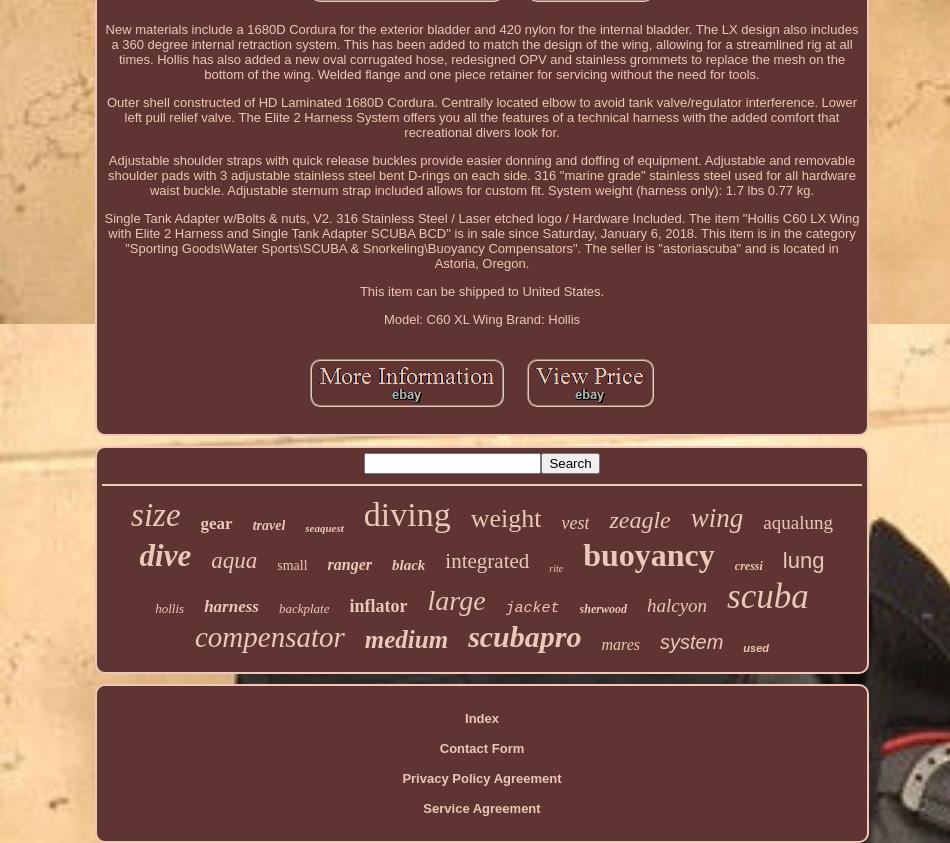 The width and height of the screenshot is (950, 843). Describe the element at coordinates (401, 778) in the screenshot. I see `'Privacy Policy Agreement'` at that location.